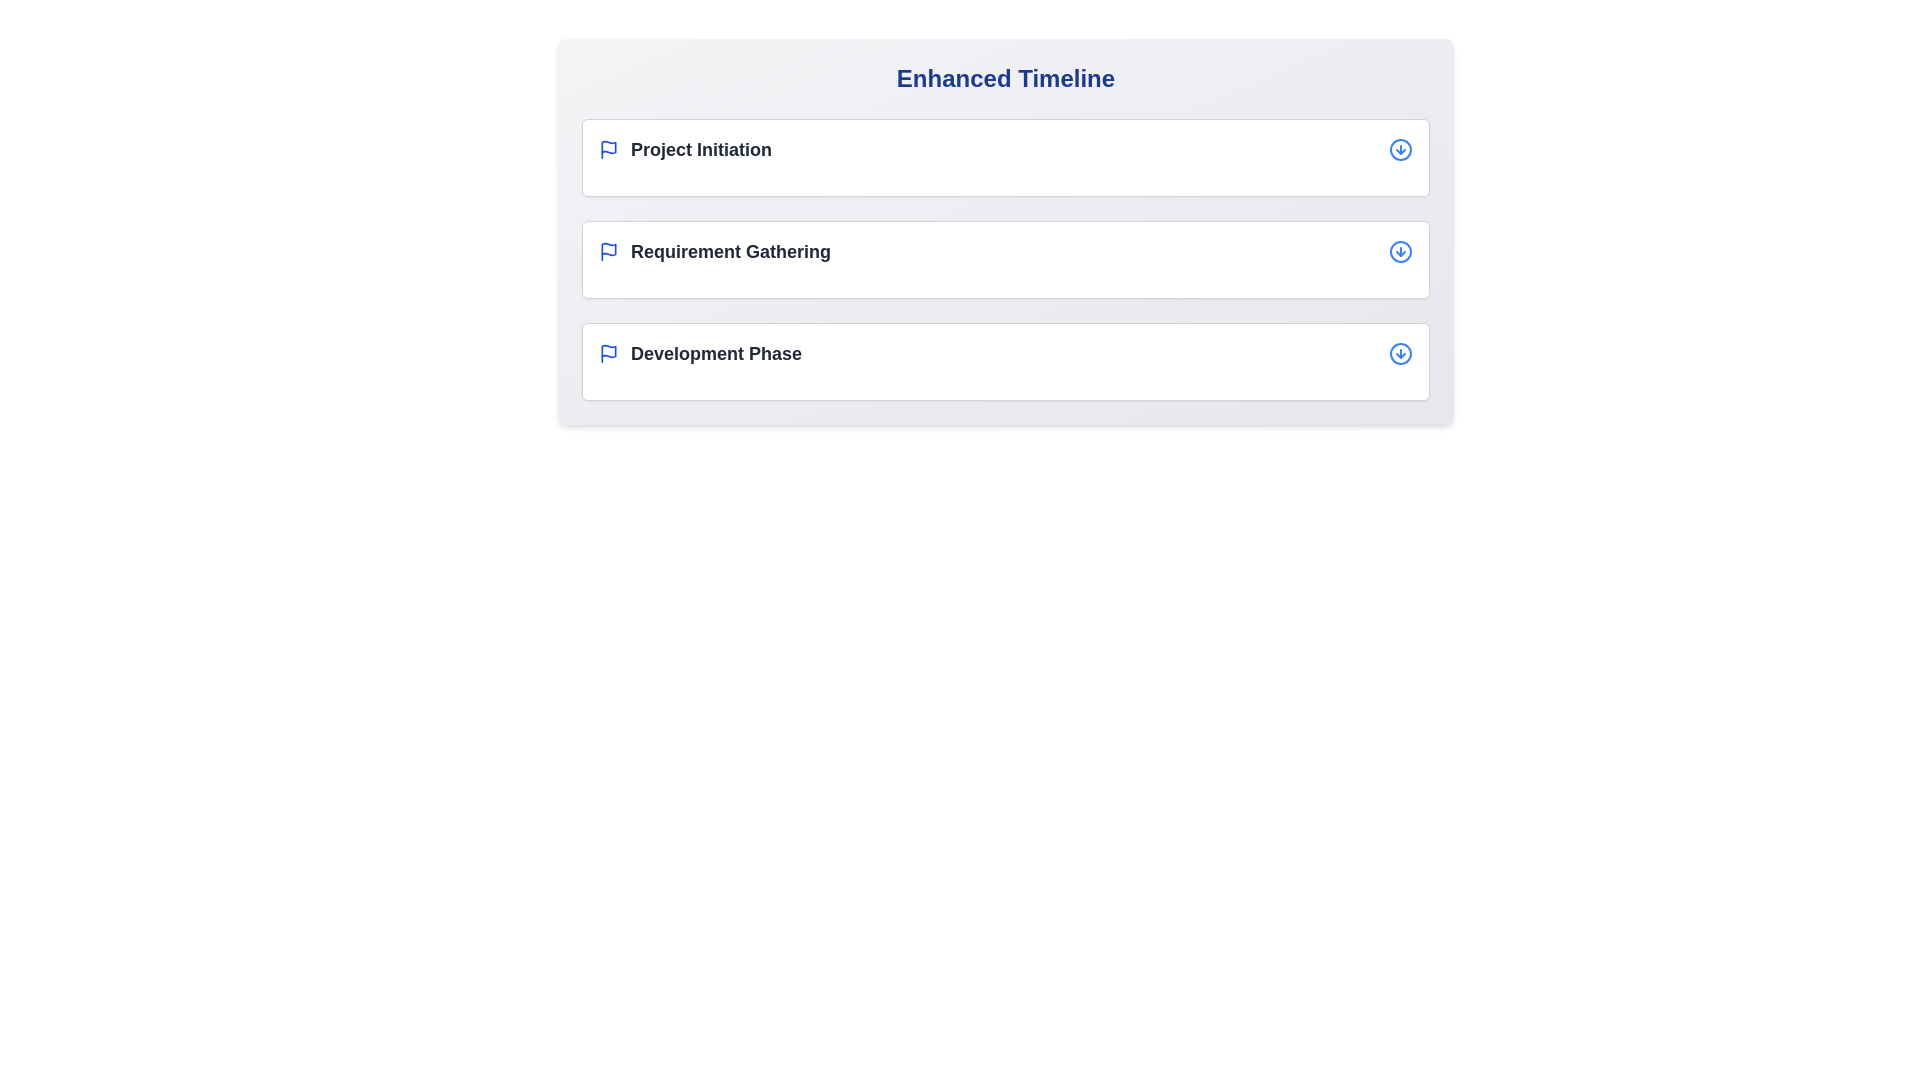 The width and height of the screenshot is (1920, 1080). What do you see at coordinates (1006, 258) in the screenshot?
I see `the icons within the 'Requirement Gathering' card, which is the middle card in a vertical list of three cards` at bounding box center [1006, 258].